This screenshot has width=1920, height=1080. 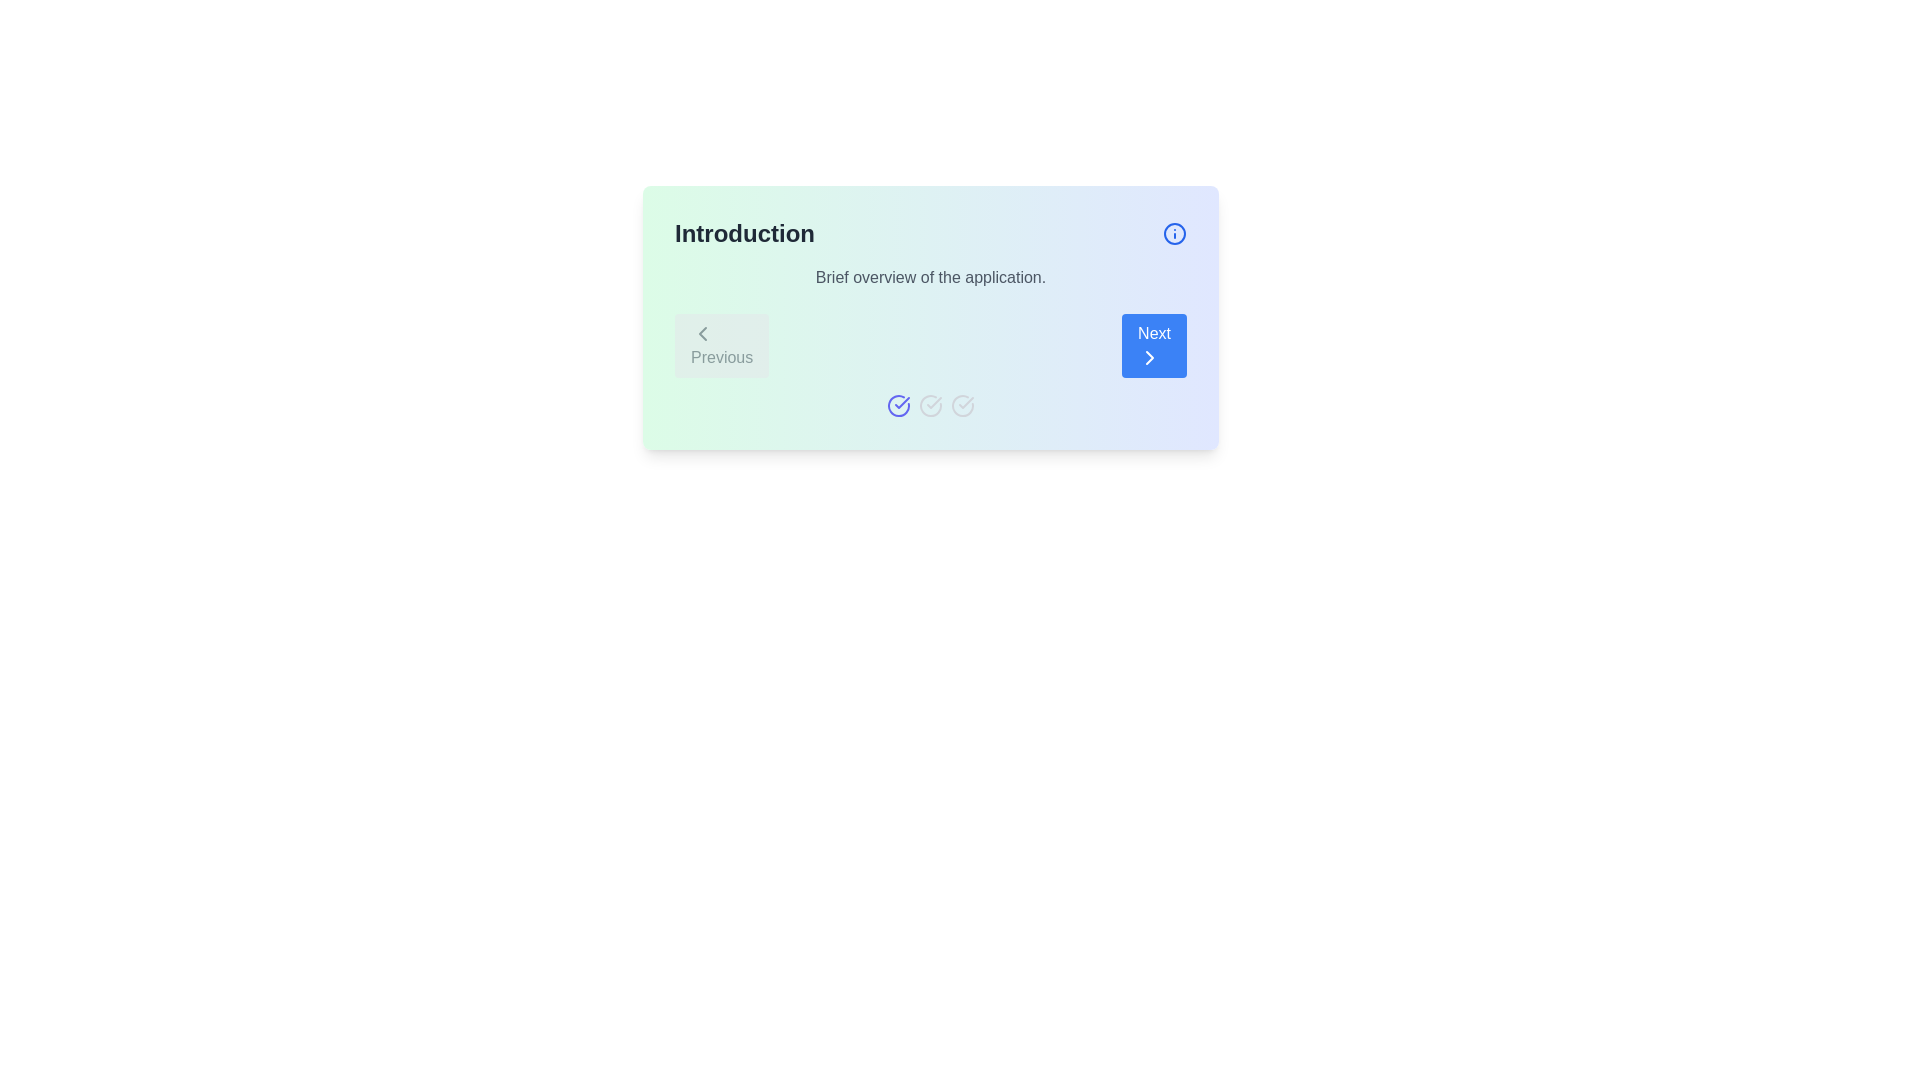 What do you see at coordinates (720, 345) in the screenshot?
I see `the 'Previous' button located on the left side of the navigation control segment` at bounding box center [720, 345].